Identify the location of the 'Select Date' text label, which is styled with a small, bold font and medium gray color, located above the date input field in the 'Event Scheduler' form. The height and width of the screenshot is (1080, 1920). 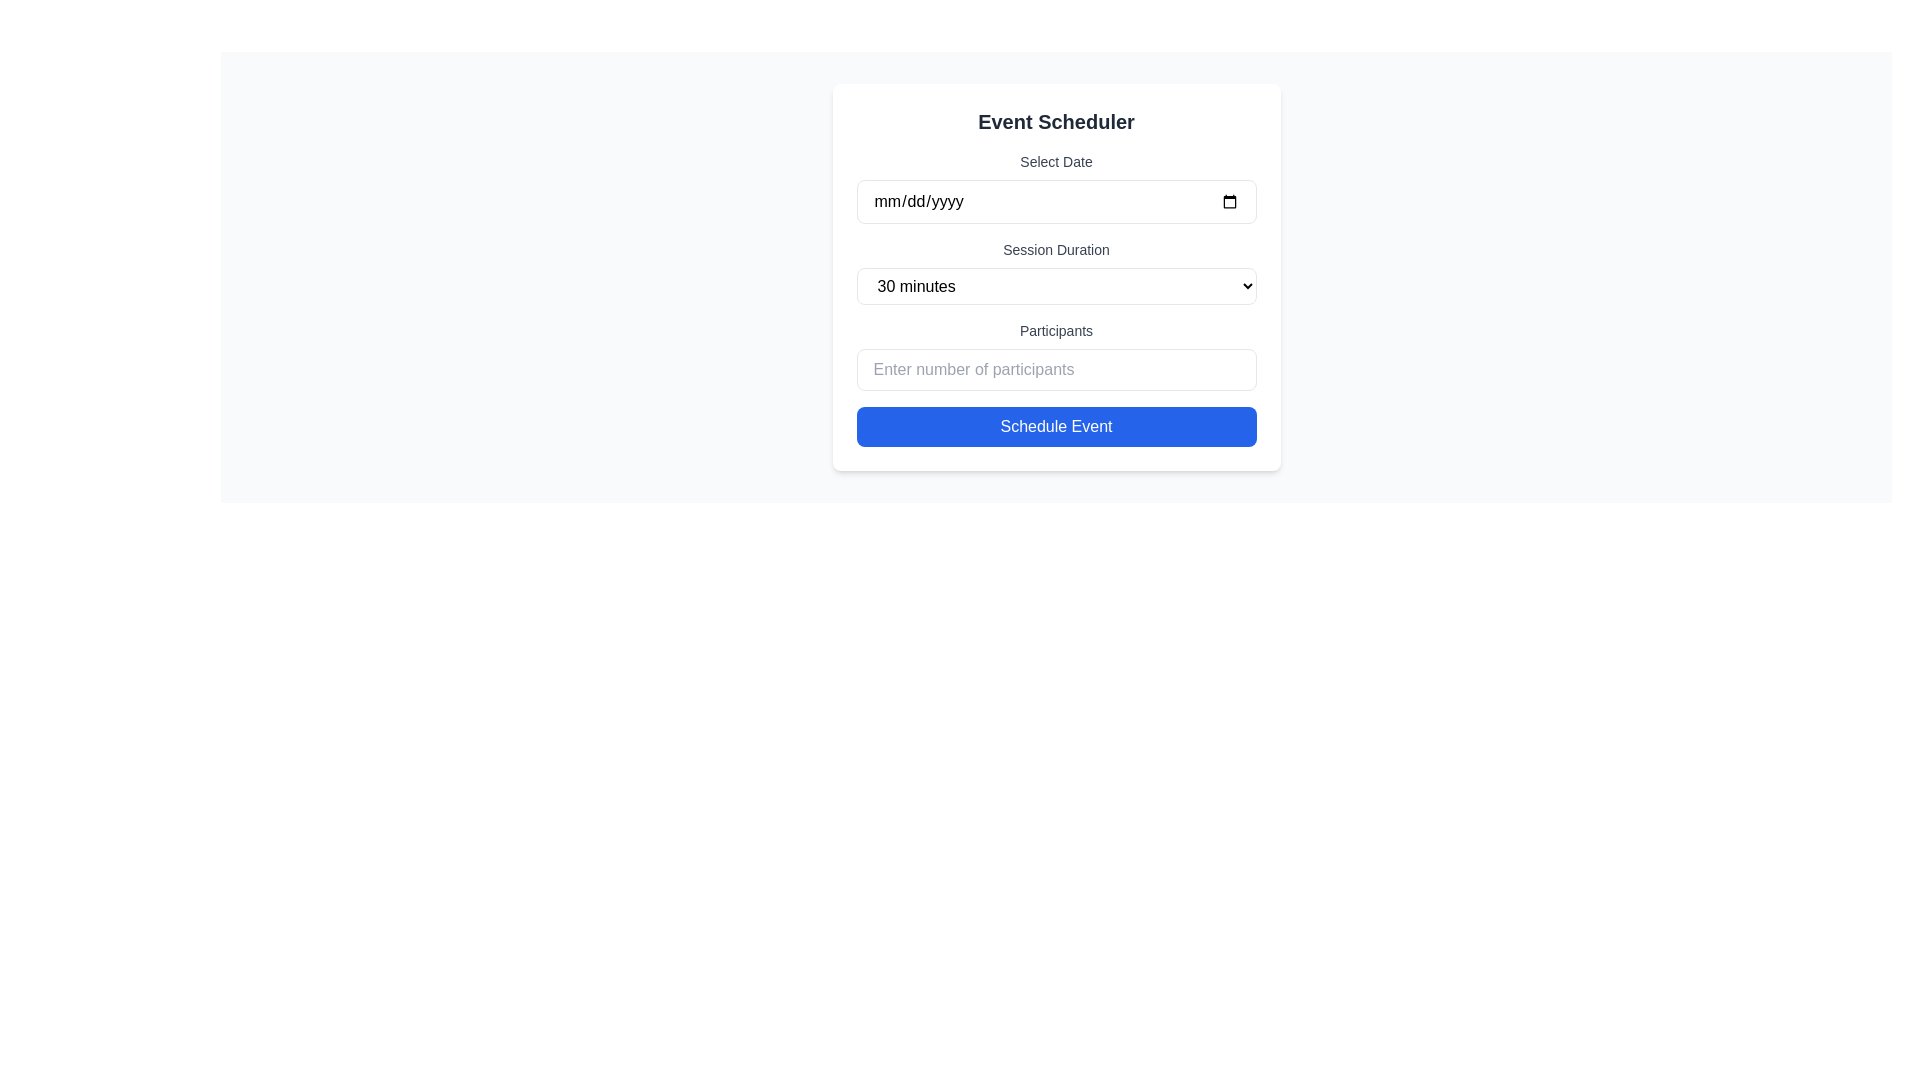
(1055, 161).